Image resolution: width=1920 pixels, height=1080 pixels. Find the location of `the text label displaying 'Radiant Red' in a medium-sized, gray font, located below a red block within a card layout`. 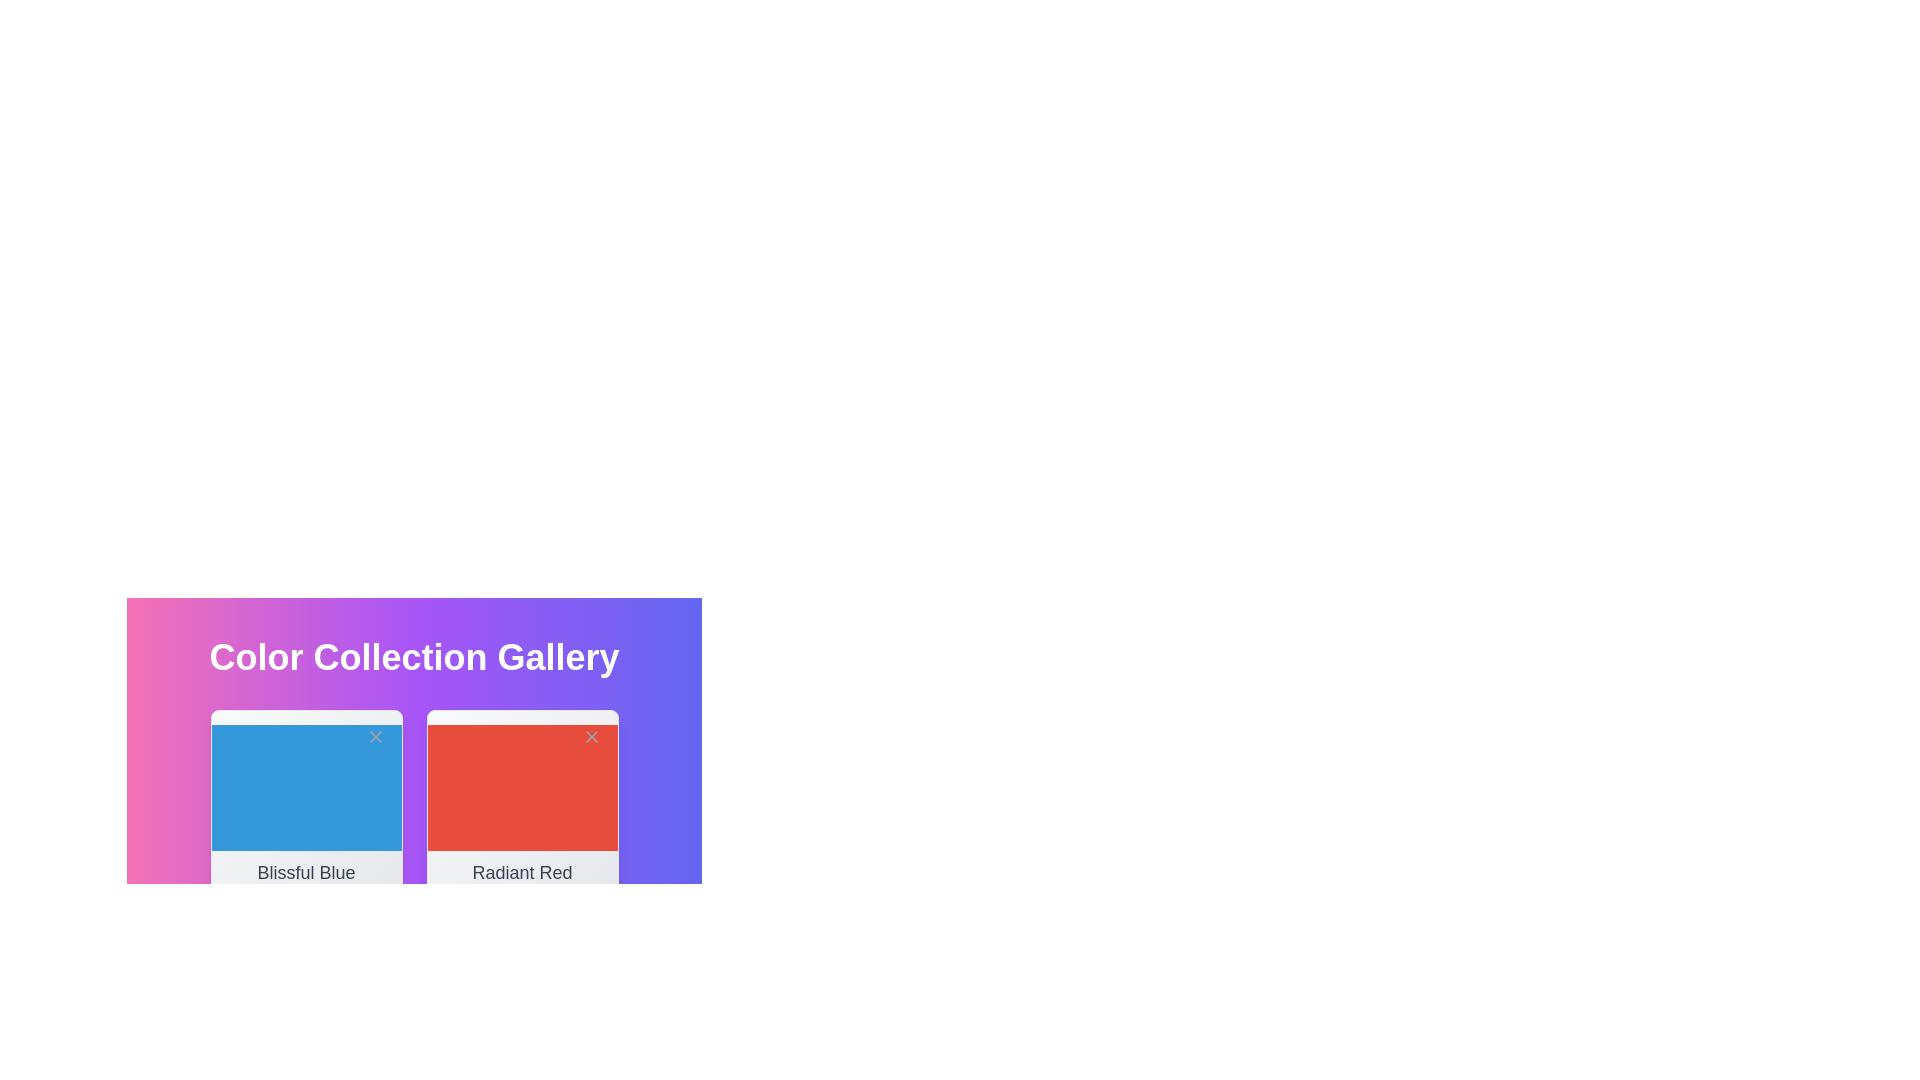

the text label displaying 'Radiant Red' in a medium-sized, gray font, located below a red block within a card layout is located at coordinates (522, 872).